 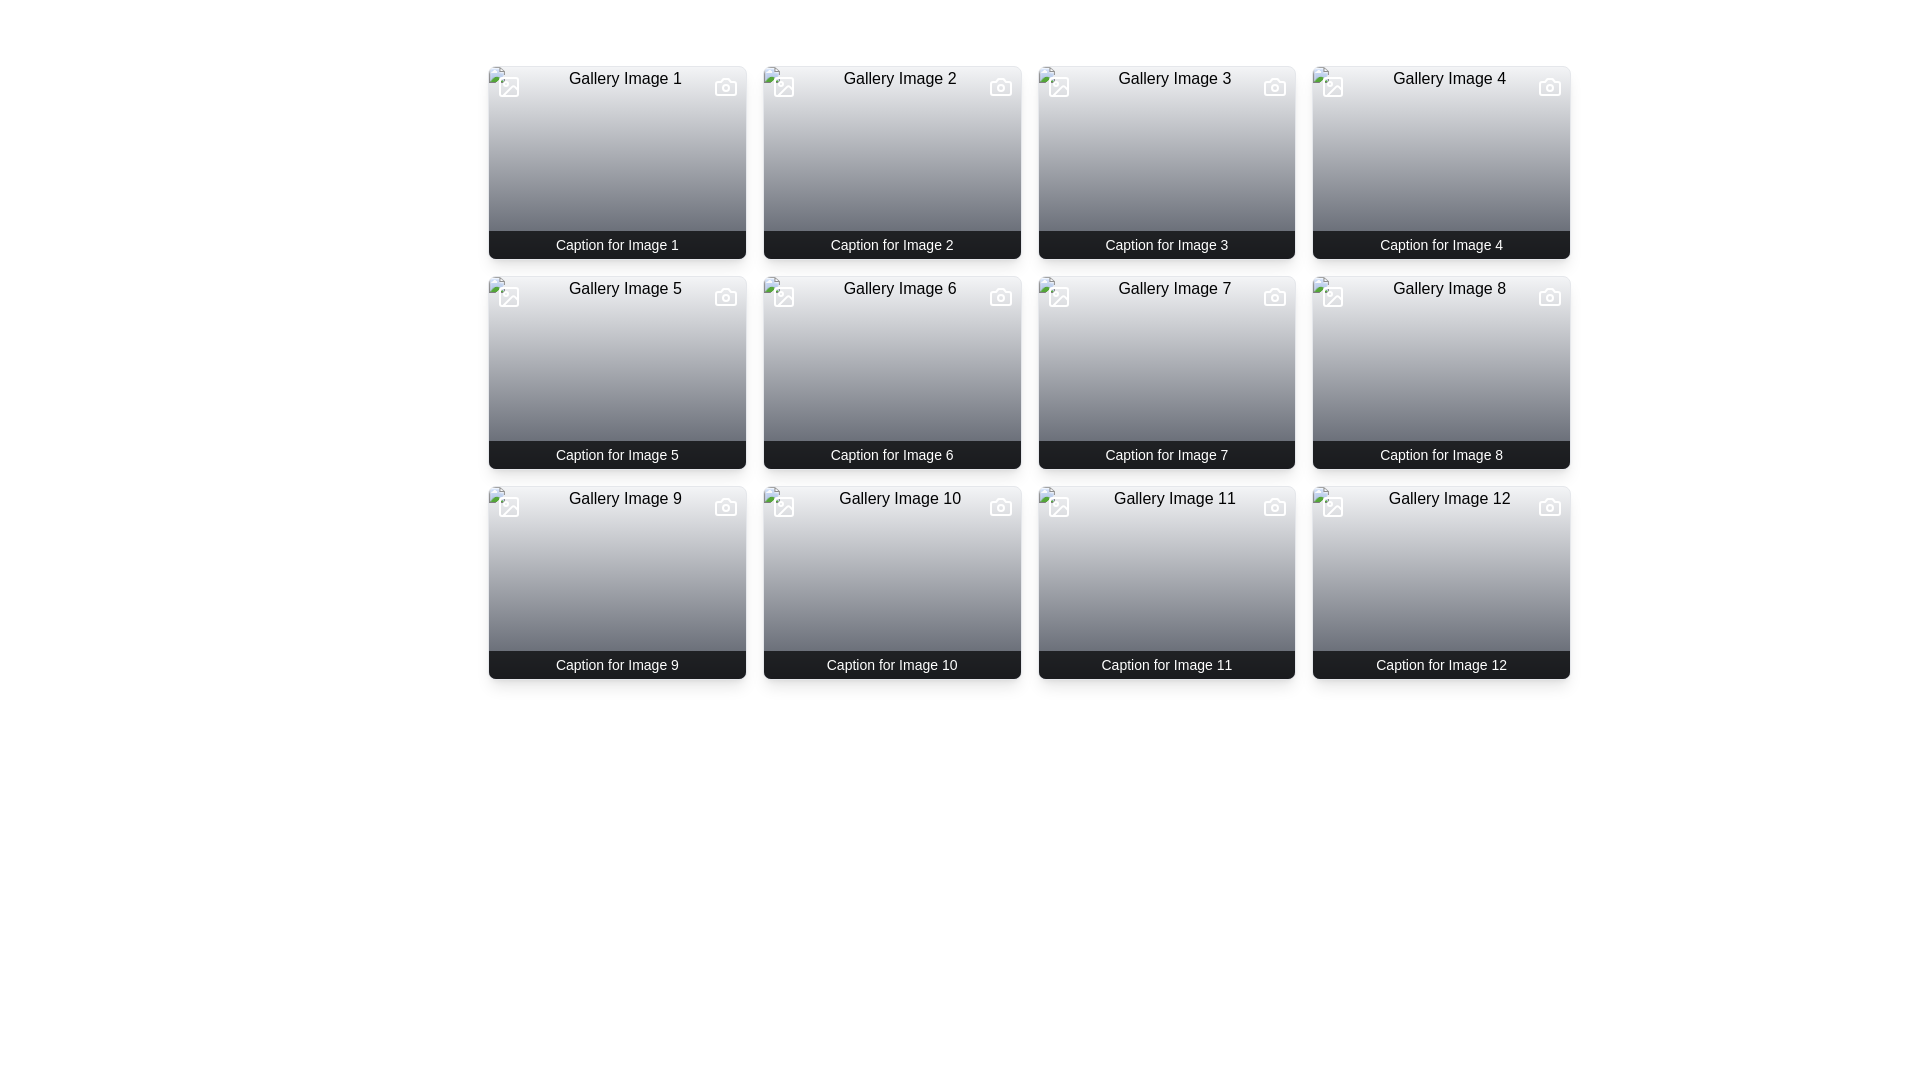 What do you see at coordinates (782, 505) in the screenshot?
I see `the Icon or Decorative Frame located in the top-left corner of the 'Gallery Image 10' tile, which serves as a visual indicator or decorative component` at bounding box center [782, 505].